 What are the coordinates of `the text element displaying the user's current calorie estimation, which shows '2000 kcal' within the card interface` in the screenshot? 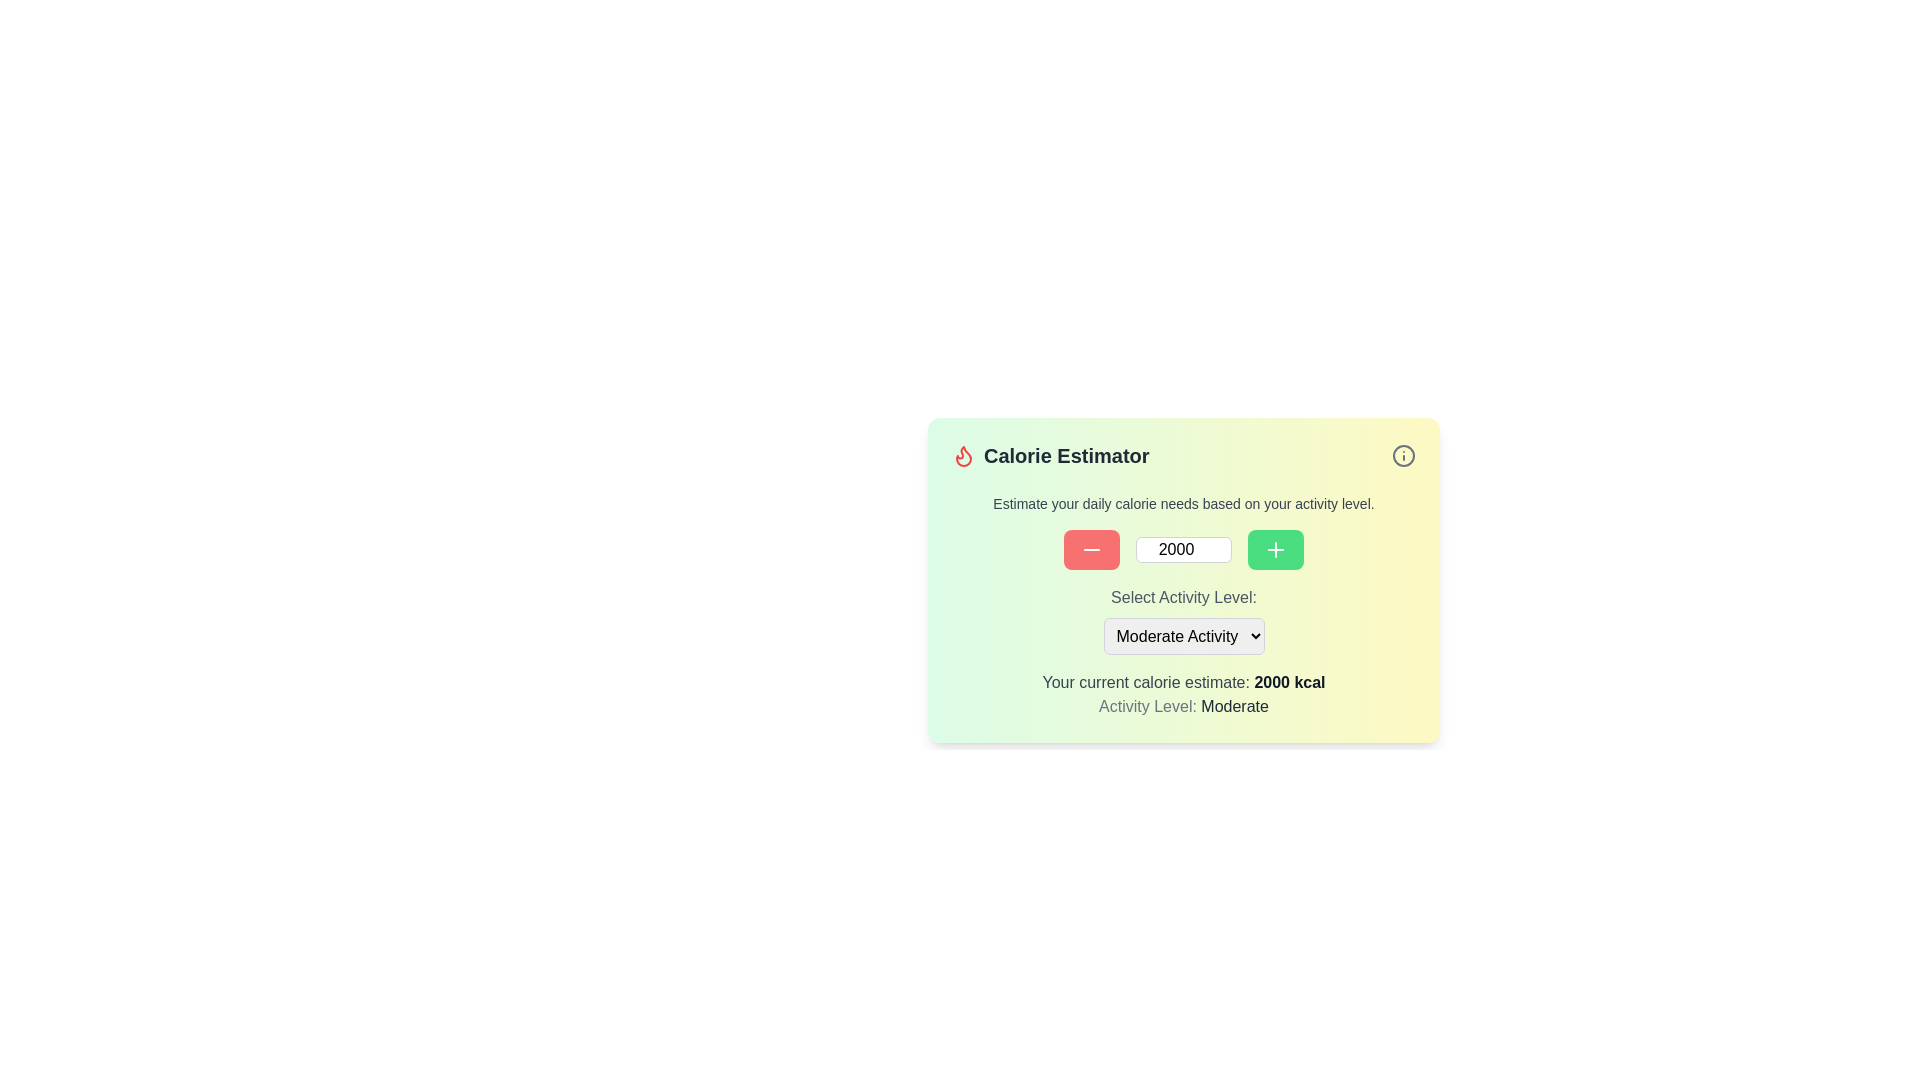 It's located at (1290, 681).